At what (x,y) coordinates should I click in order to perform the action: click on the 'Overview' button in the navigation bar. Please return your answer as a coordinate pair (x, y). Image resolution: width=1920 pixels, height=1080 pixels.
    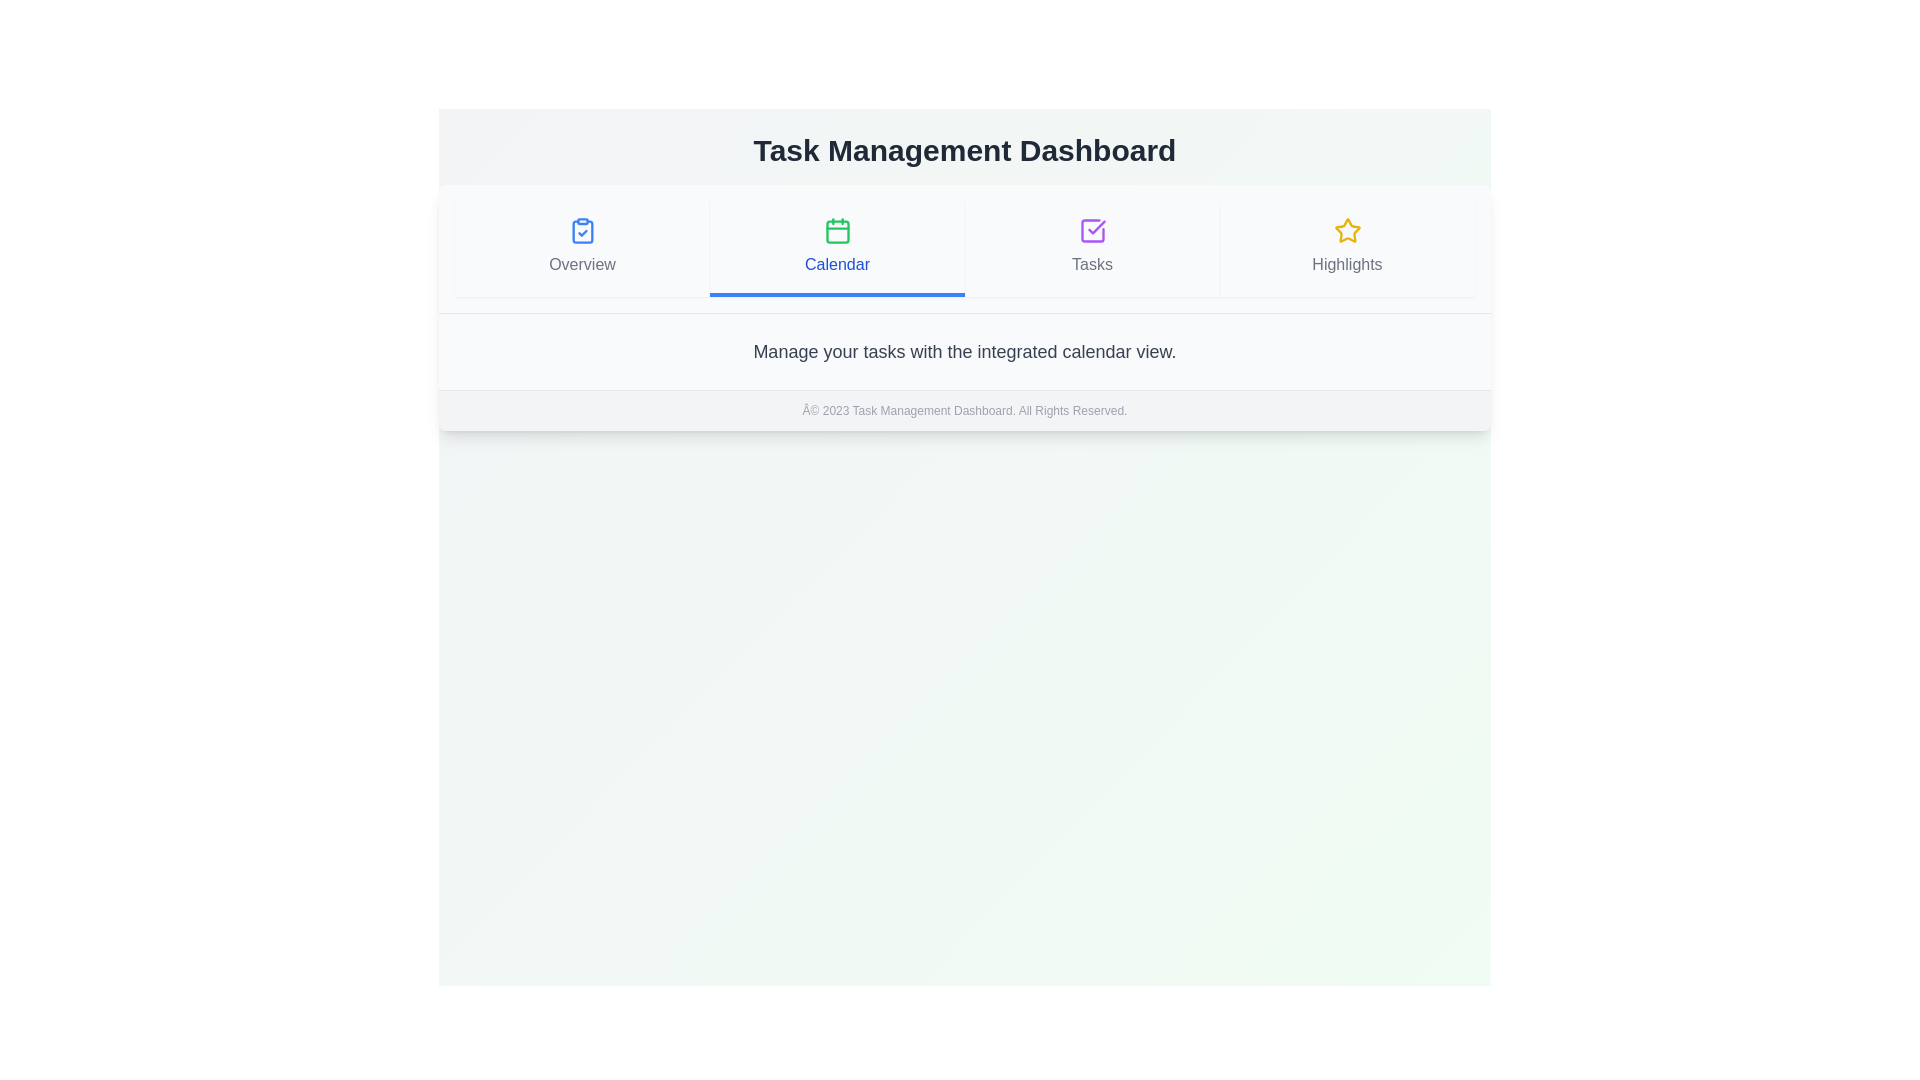
    Looking at the image, I should click on (581, 248).